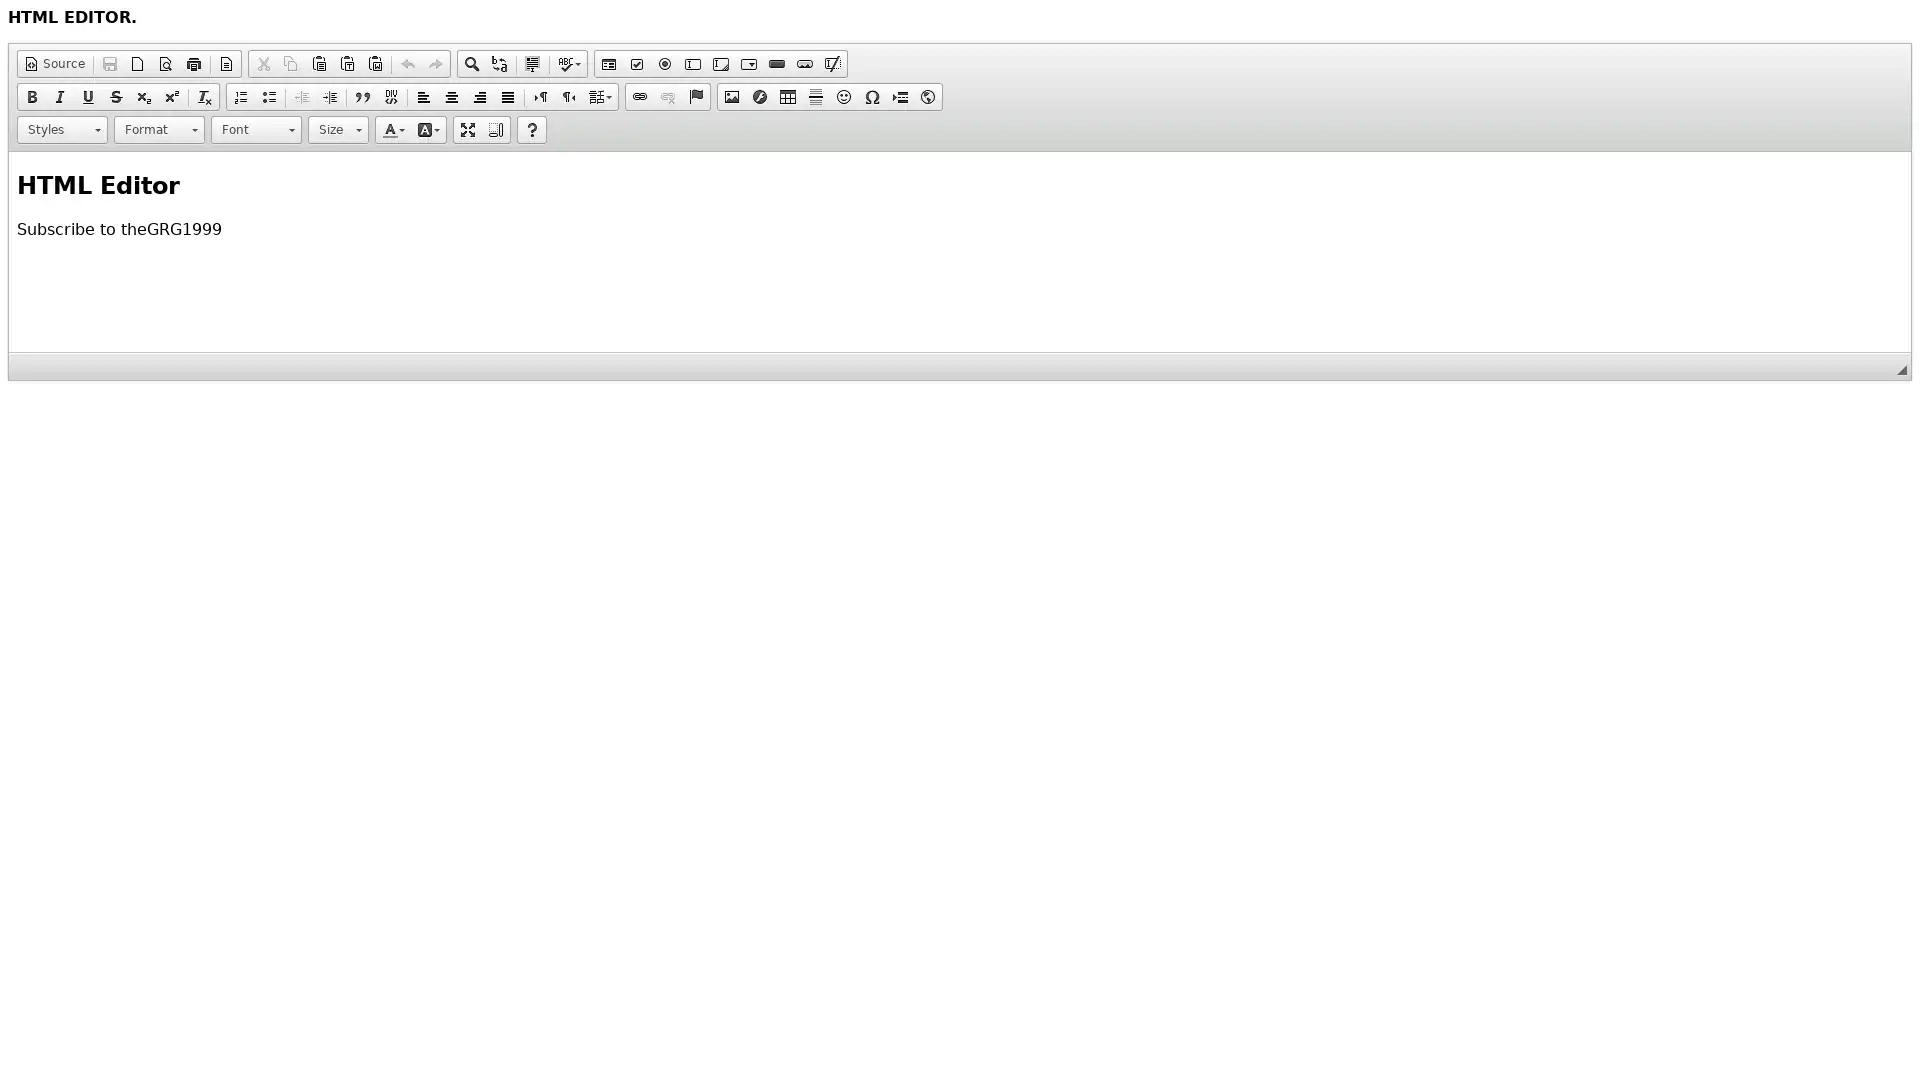  I want to click on Cut, so click(262, 63).